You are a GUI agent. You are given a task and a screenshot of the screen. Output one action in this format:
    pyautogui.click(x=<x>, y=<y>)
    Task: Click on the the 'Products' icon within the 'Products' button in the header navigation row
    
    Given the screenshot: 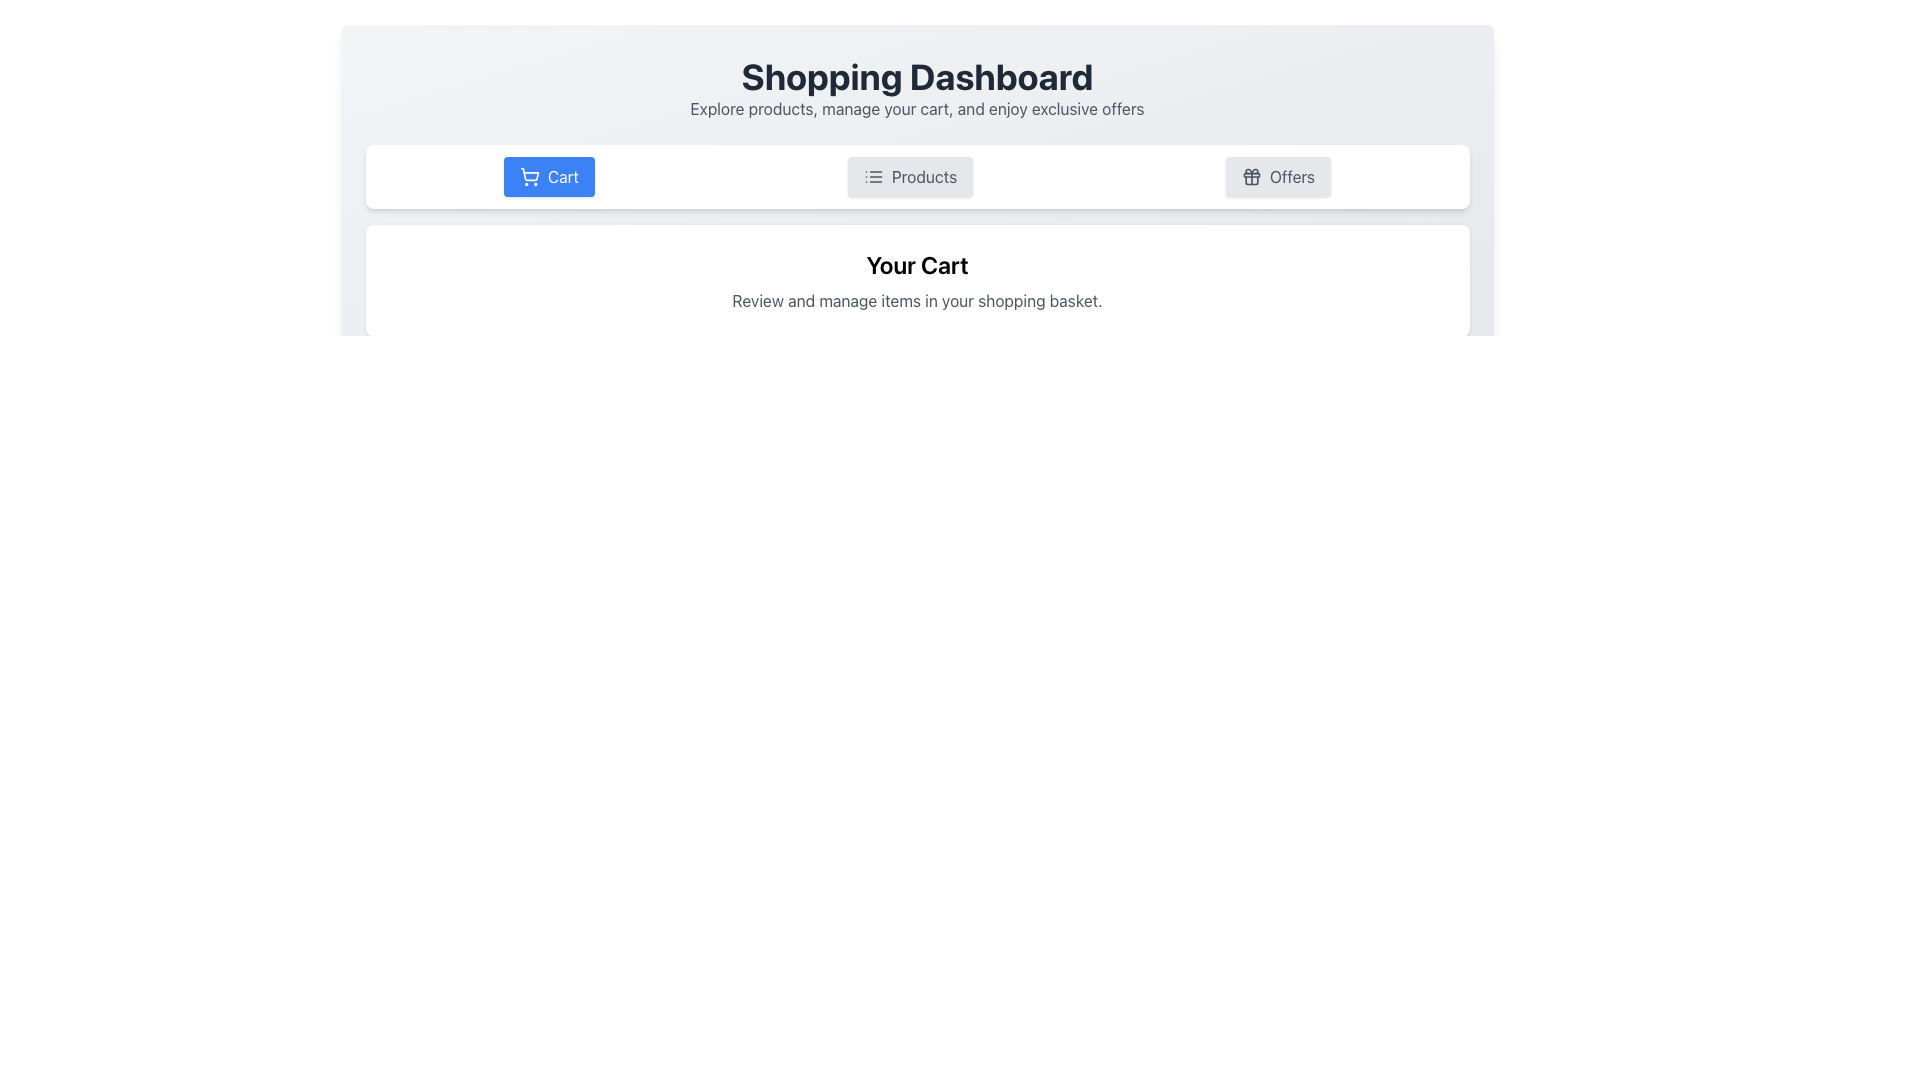 What is the action you would take?
    pyautogui.click(x=873, y=176)
    